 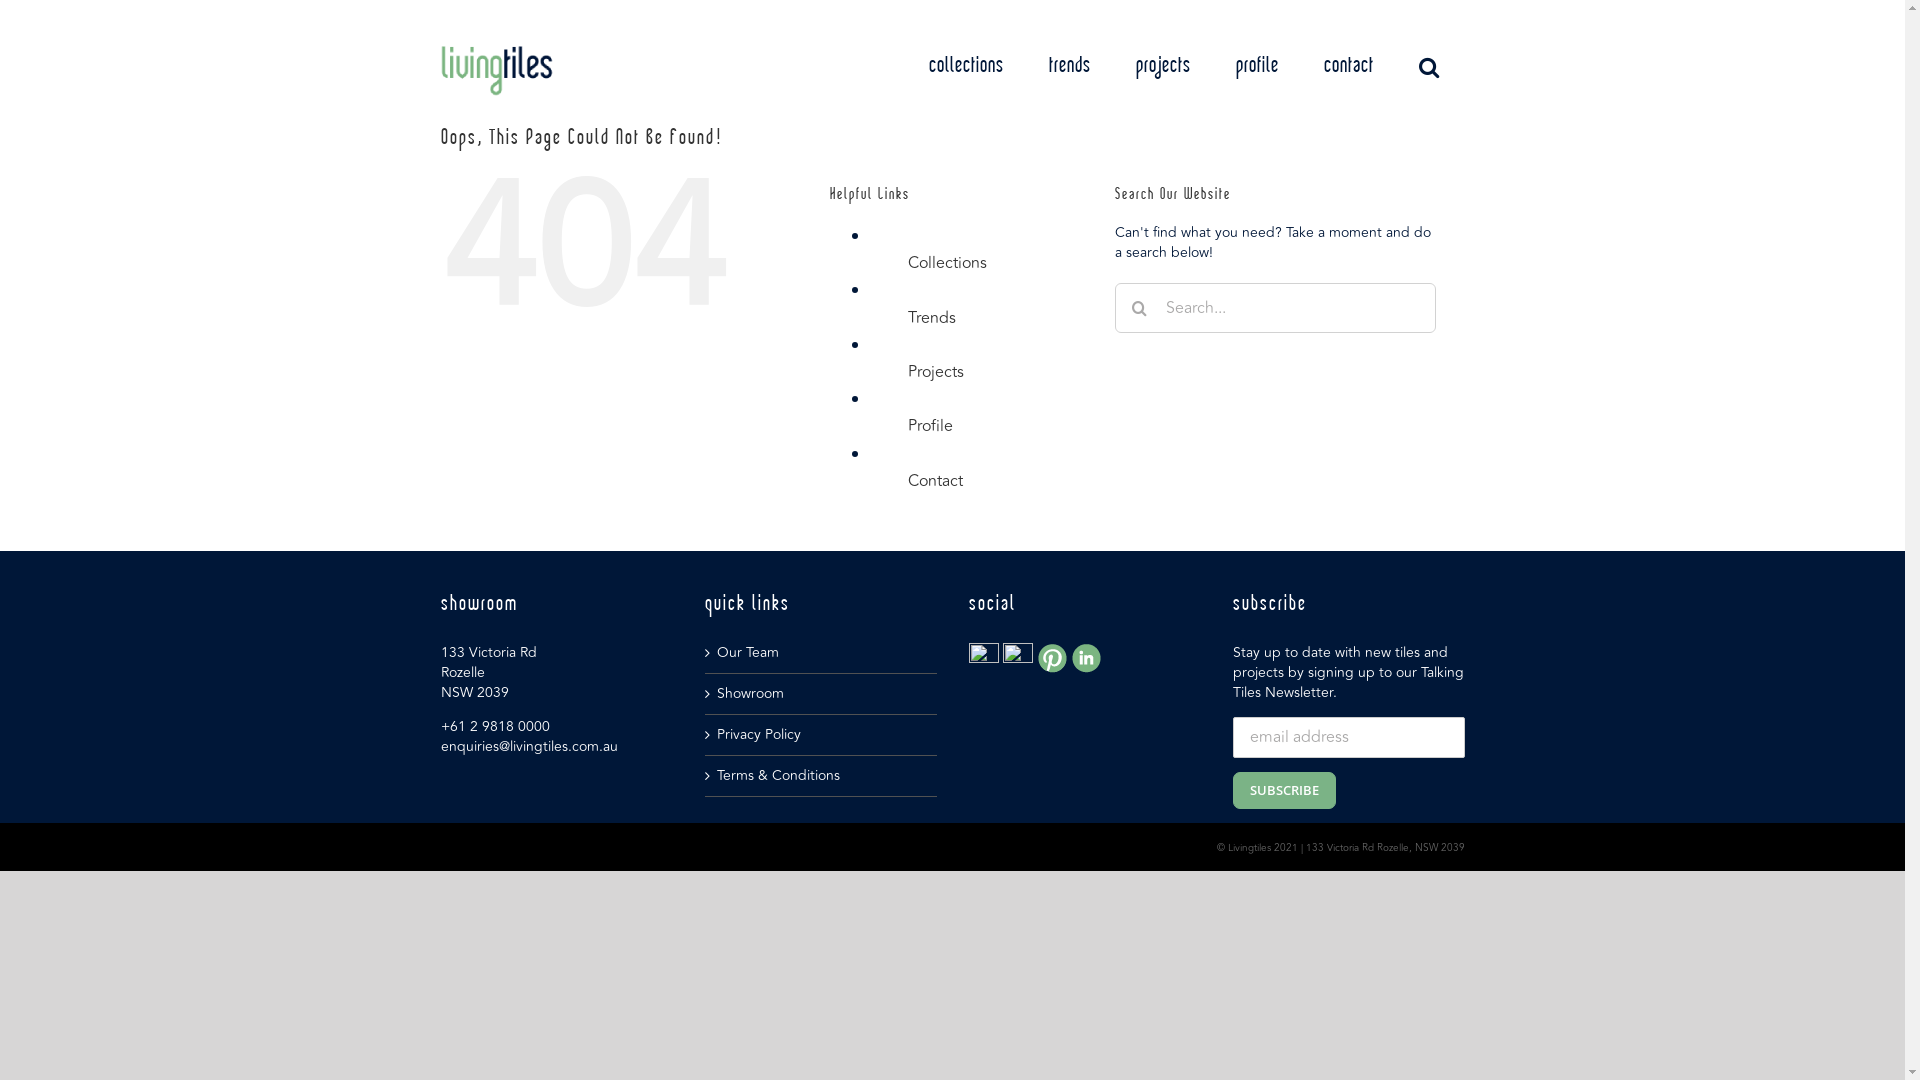 I want to click on 'Profile', so click(x=929, y=424).